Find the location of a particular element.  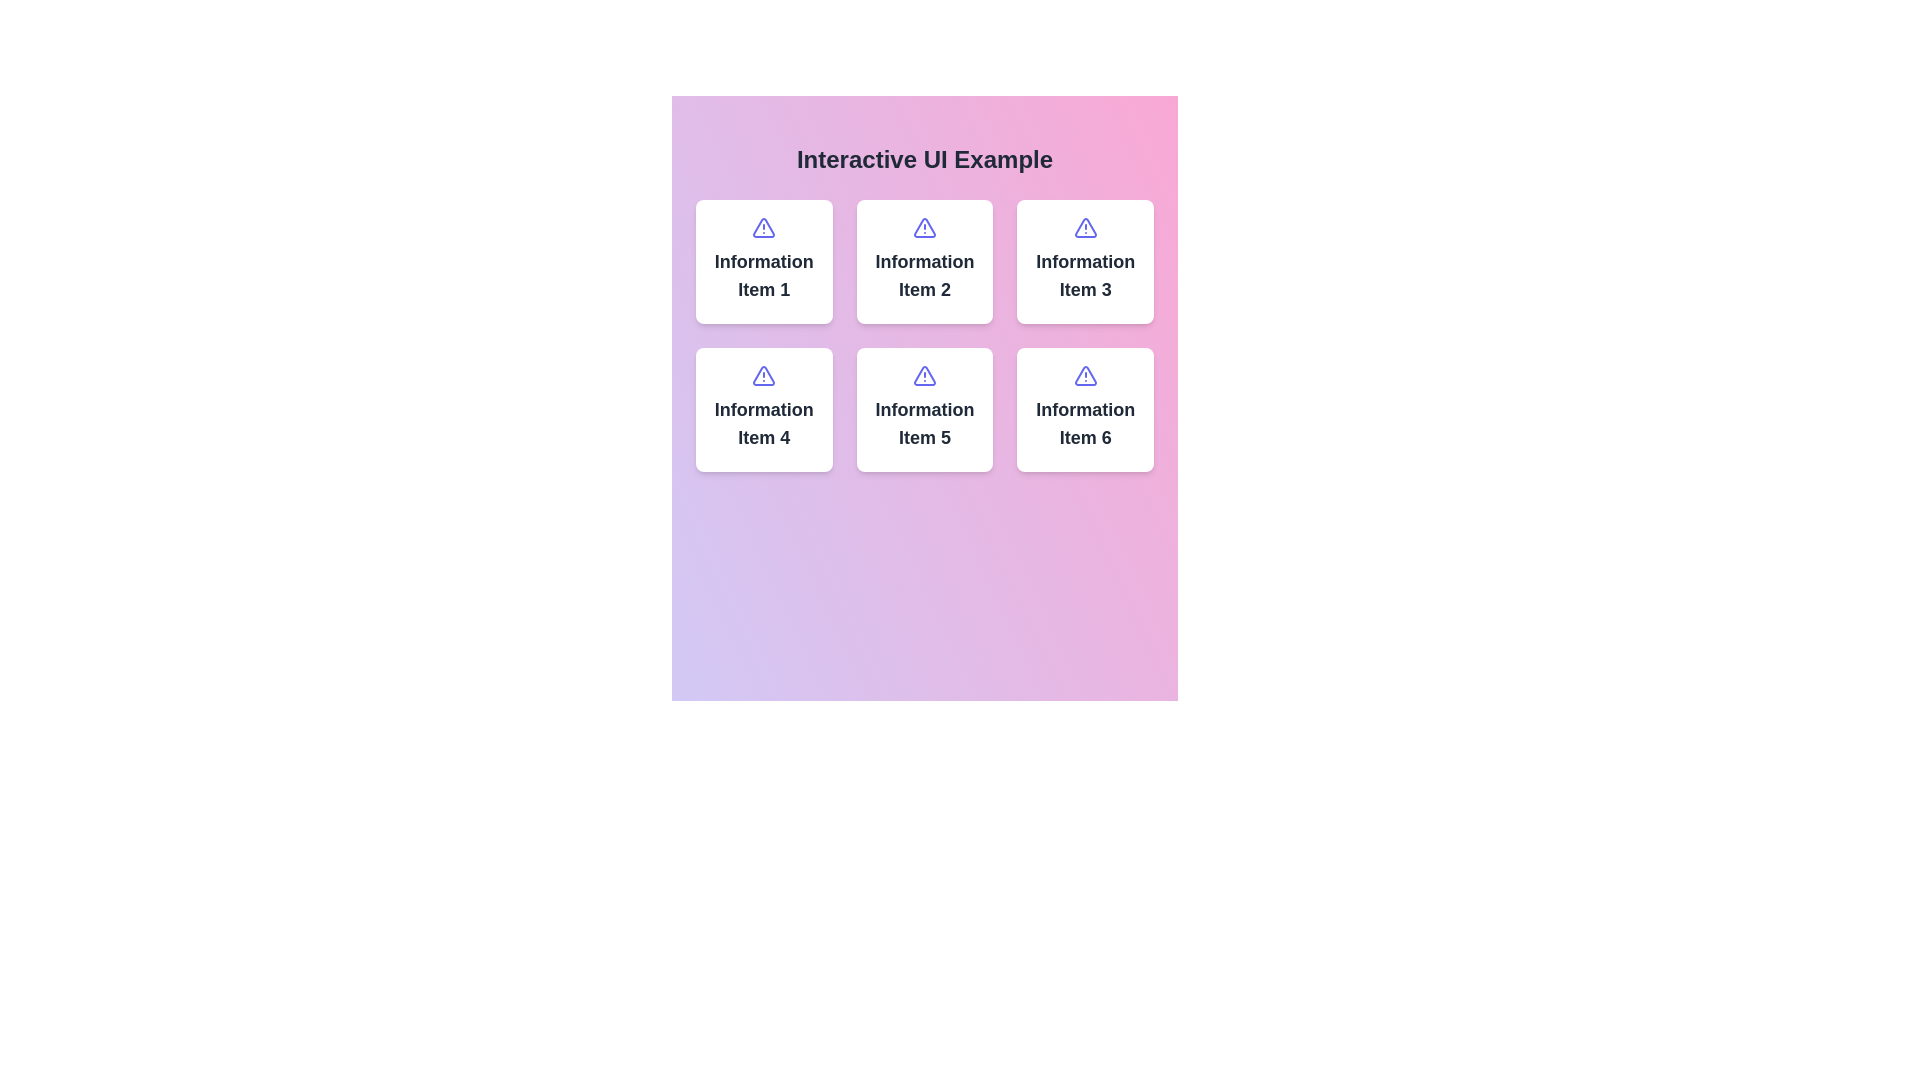

the triangular warning icon with a centered exclamation mark in the fifth pane labeled 'Information Item 5' is located at coordinates (923, 375).